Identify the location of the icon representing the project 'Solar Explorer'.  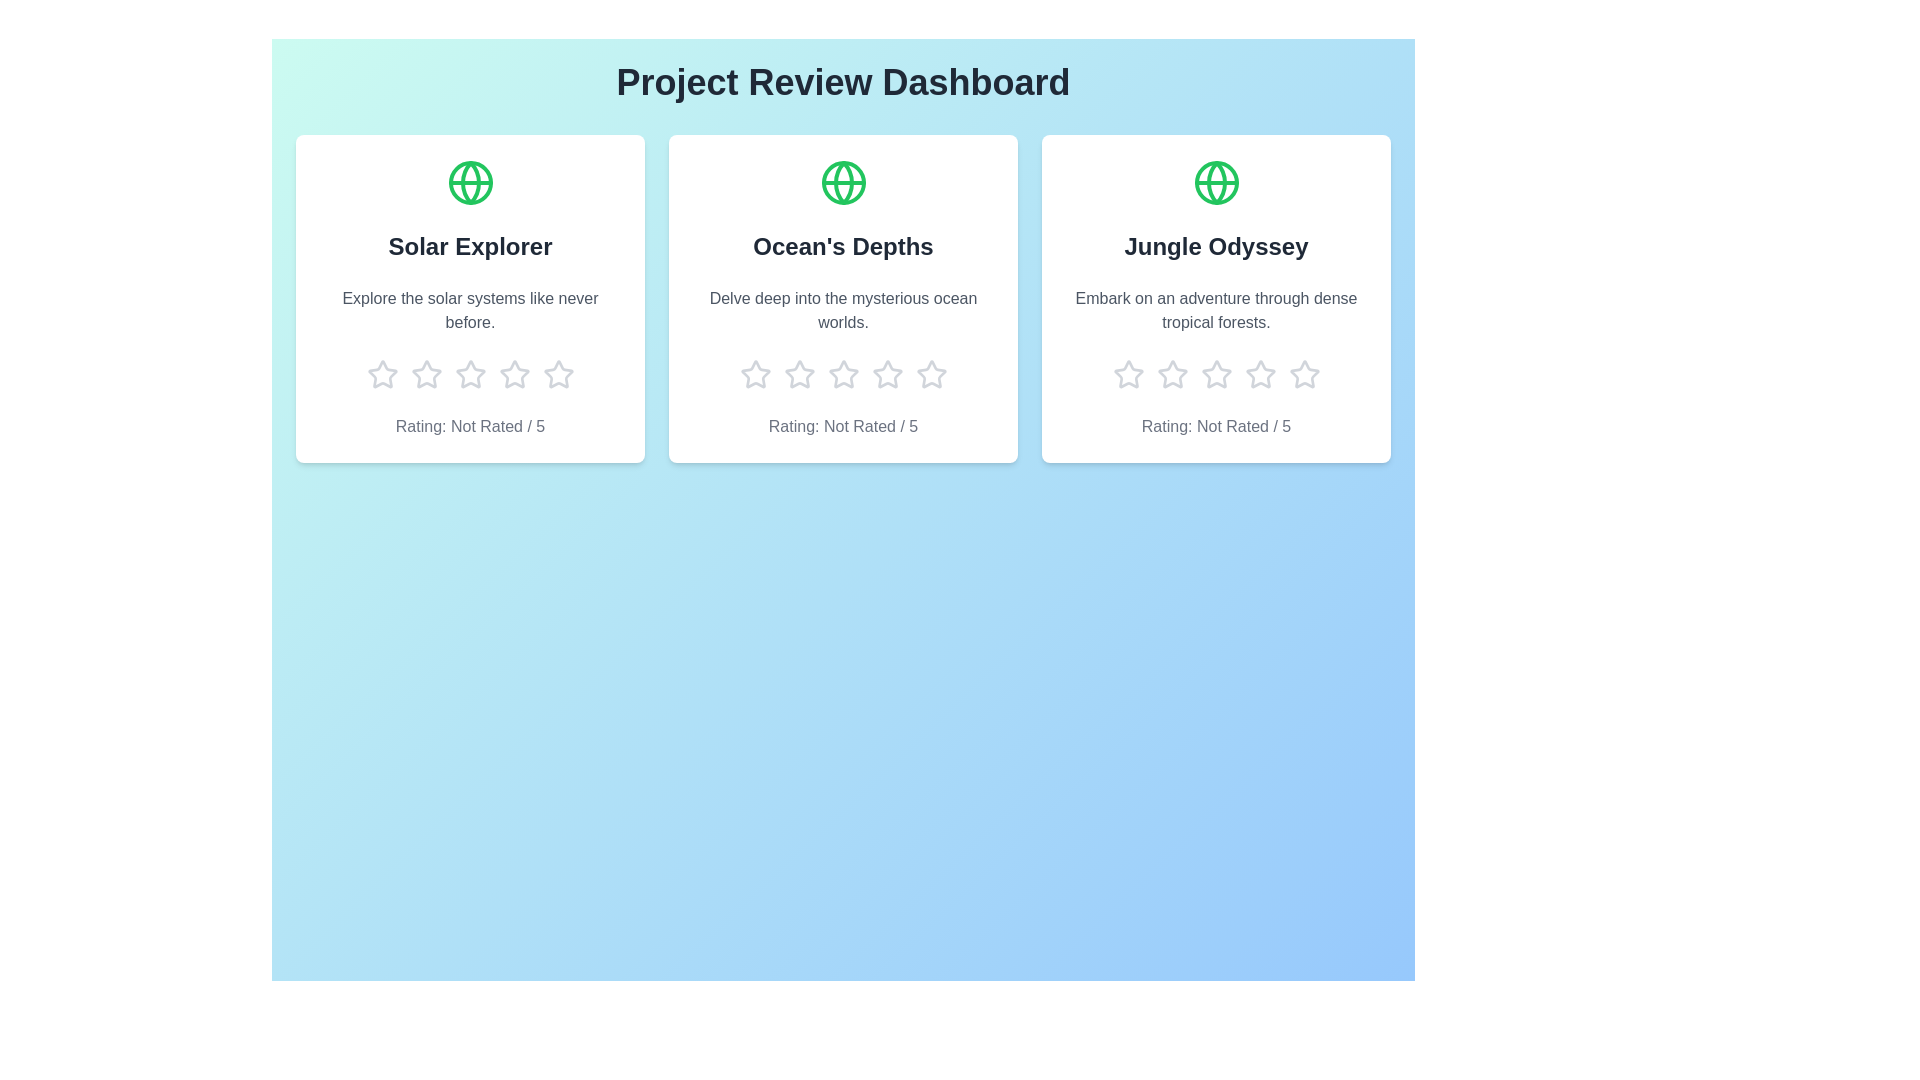
(469, 182).